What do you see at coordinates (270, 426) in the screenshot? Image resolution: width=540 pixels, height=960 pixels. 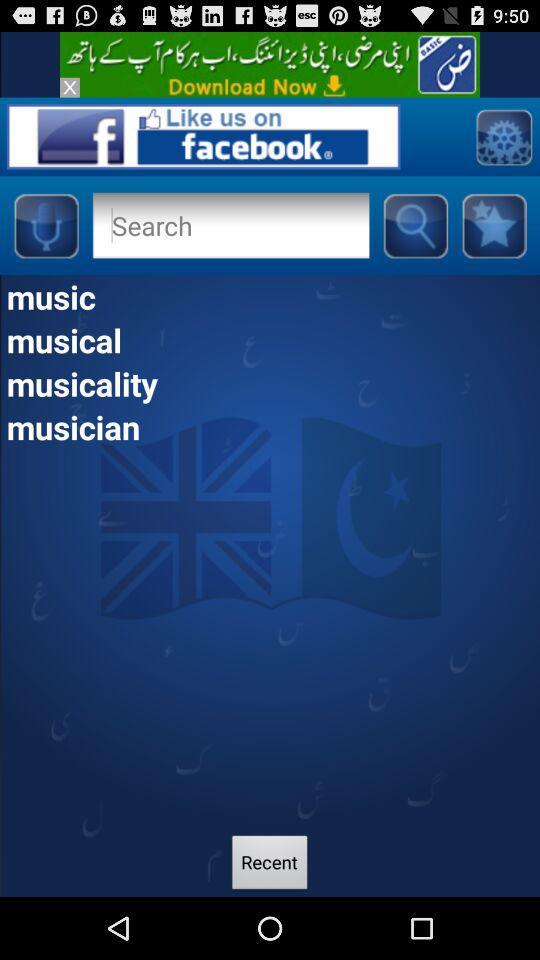 I see `the musician item` at bounding box center [270, 426].